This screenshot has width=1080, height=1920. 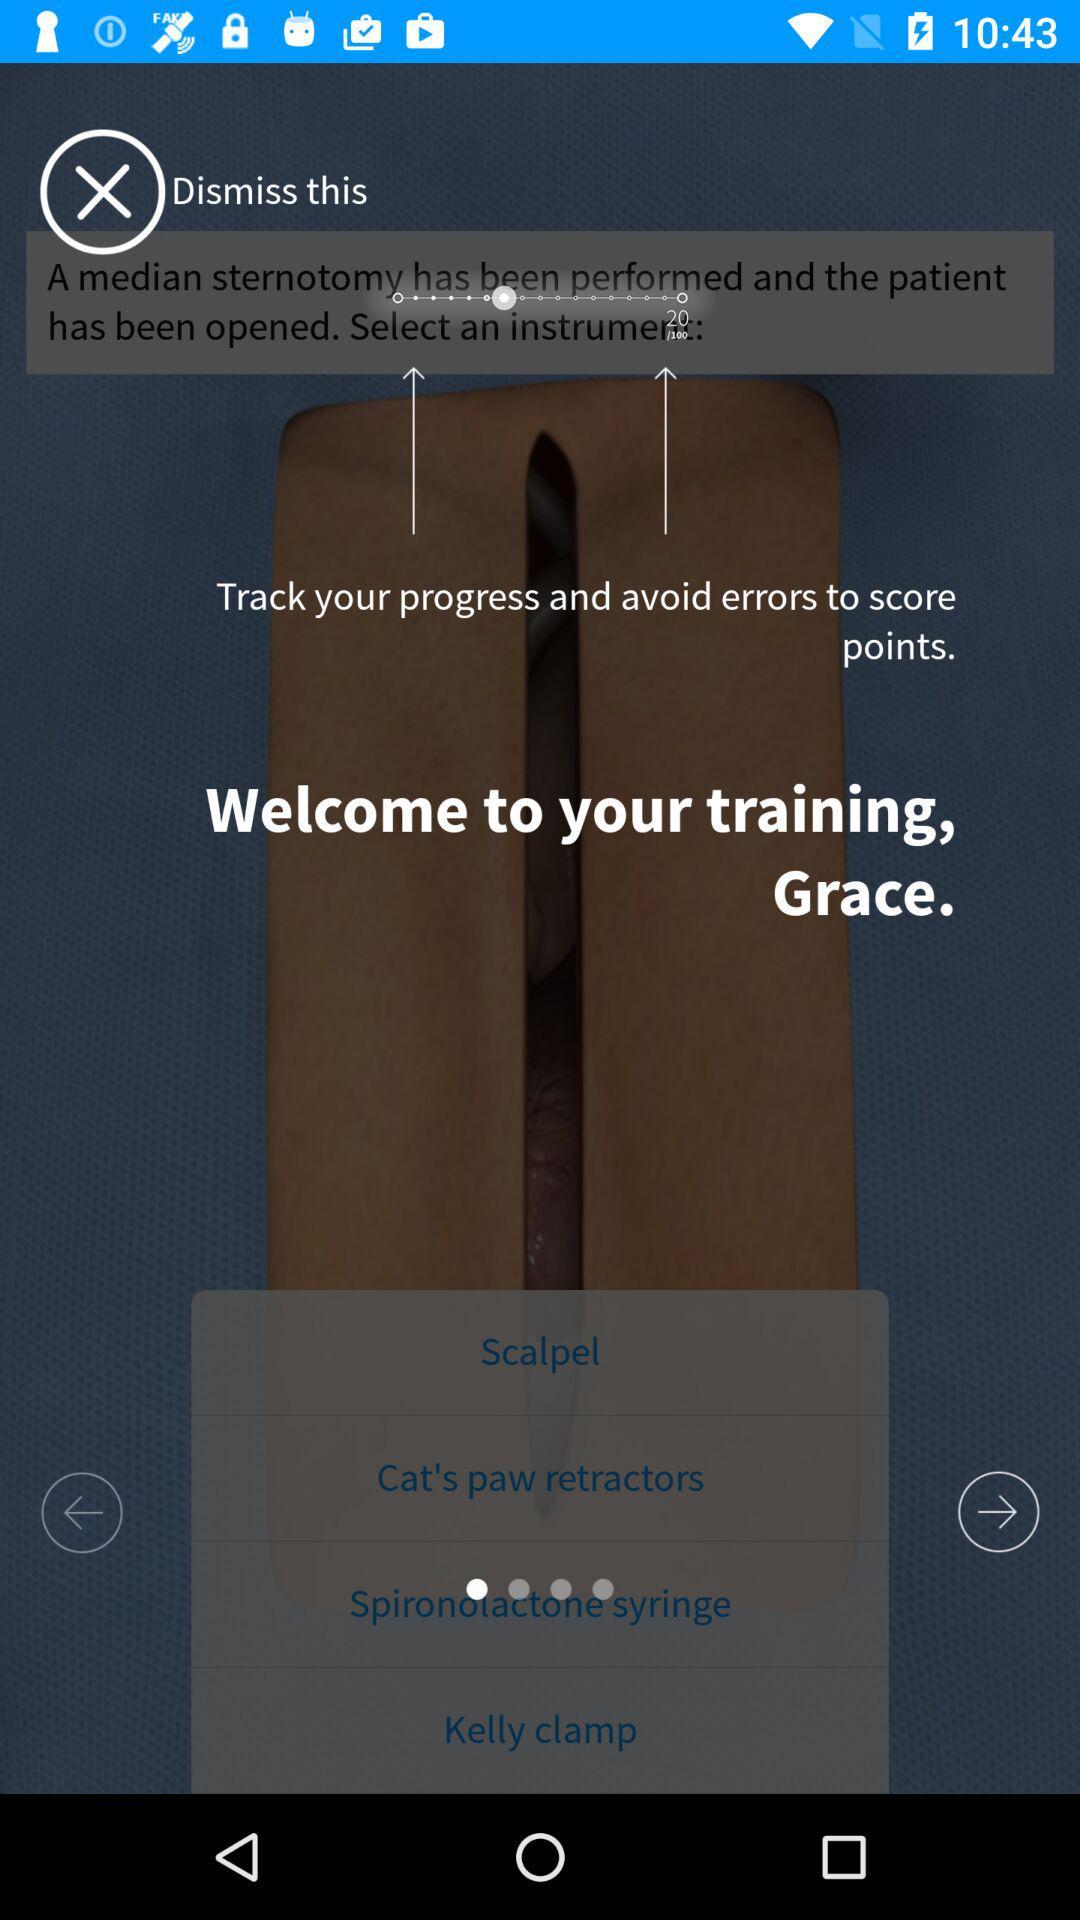 What do you see at coordinates (540, 1730) in the screenshot?
I see `the kelly clamp` at bounding box center [540, 1730].